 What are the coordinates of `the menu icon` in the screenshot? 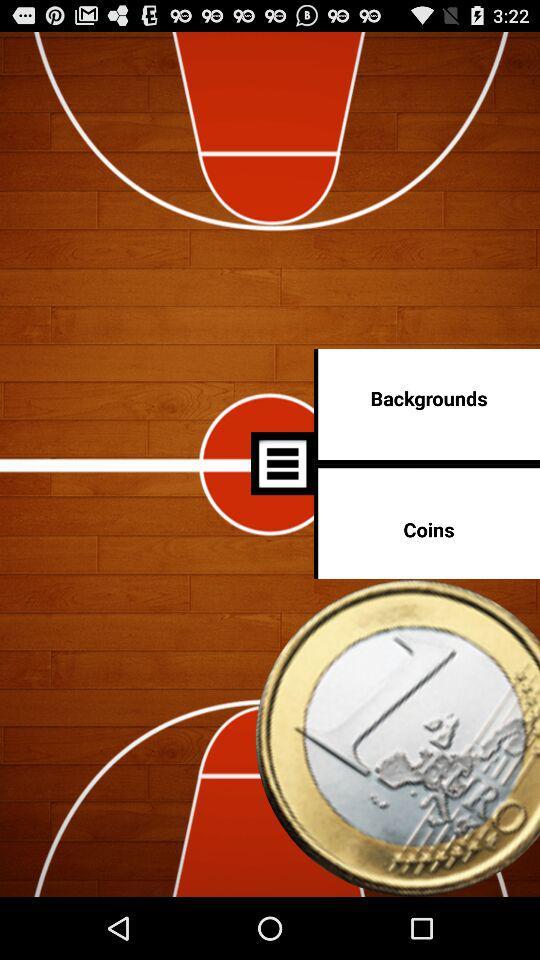 It's located at (281, 495).